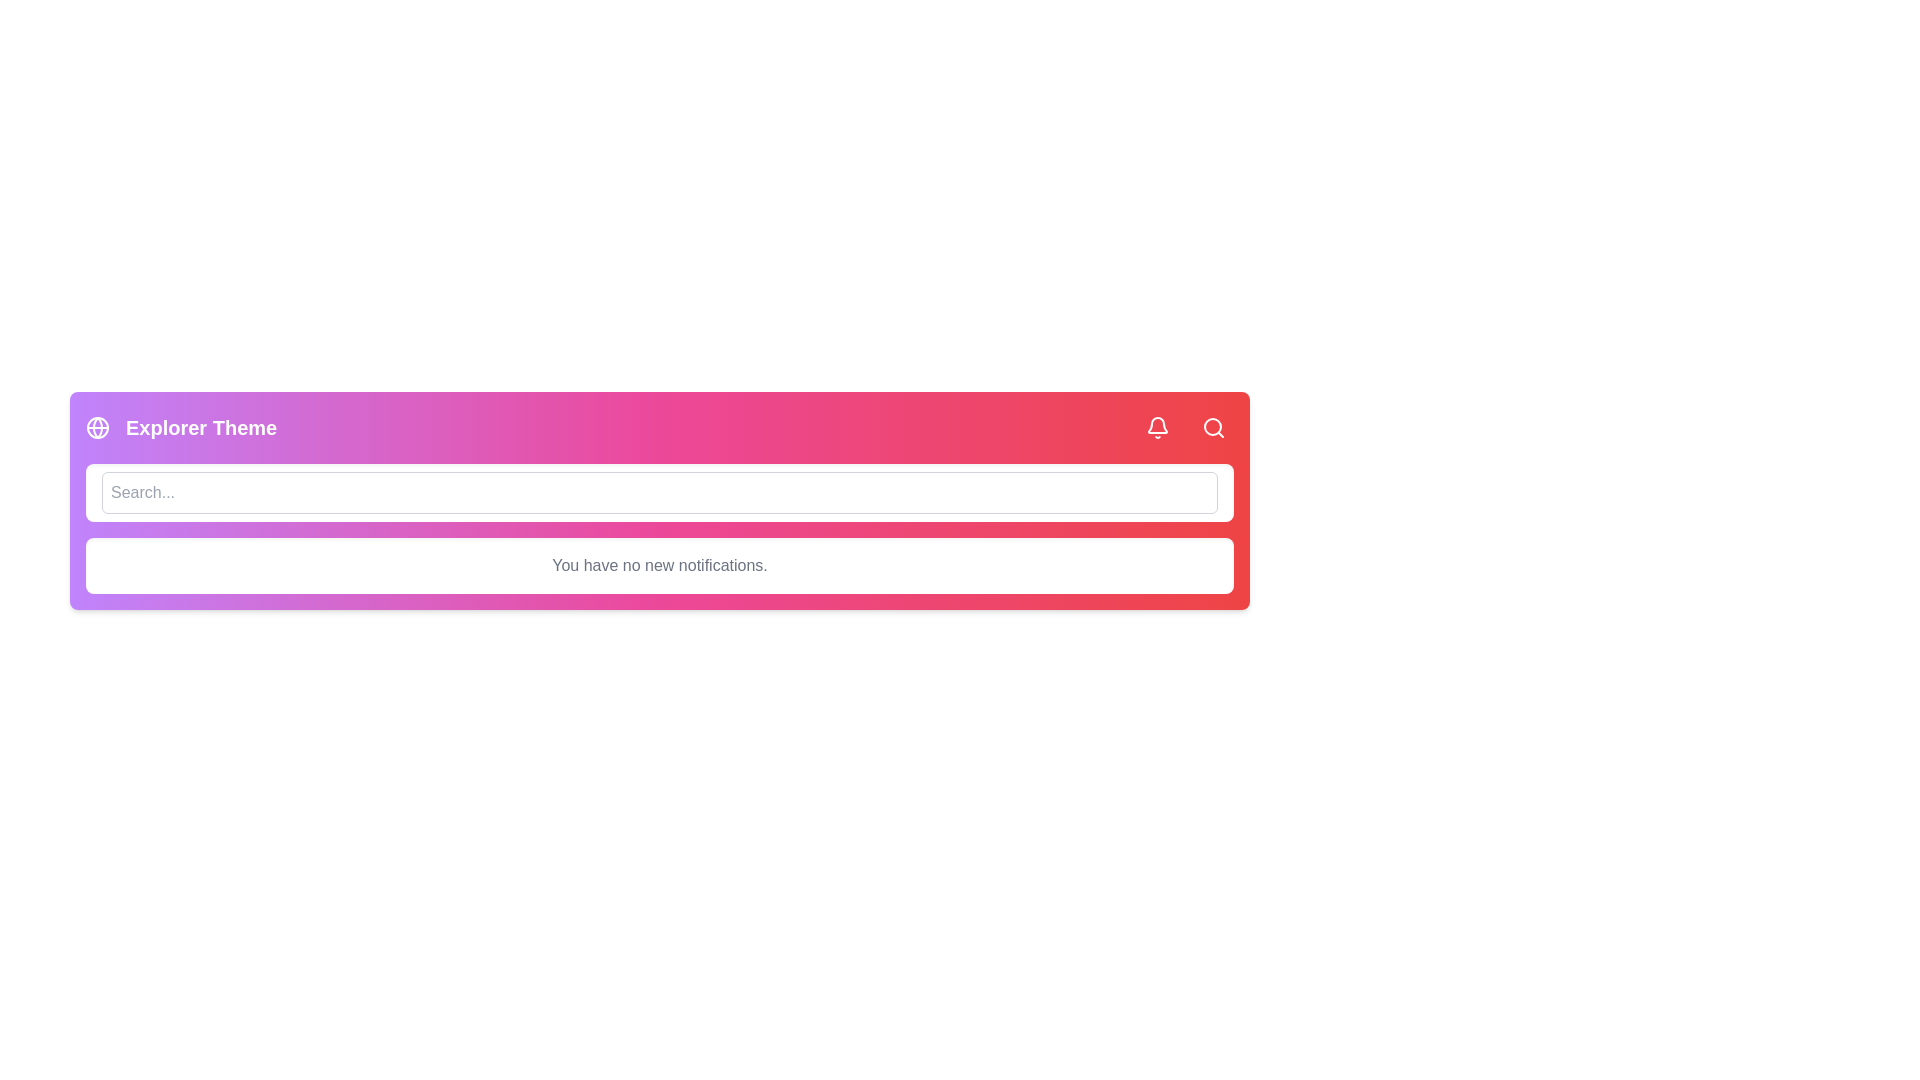 This screenshot has height=1080, width=1920. Describe the element at coordinates (1157, 424) in the screenshot. I see `the upper curved outline of the bell icon, which serves as a notification indicator in the interface, located in the top-right corner next to the search icon` at that location.